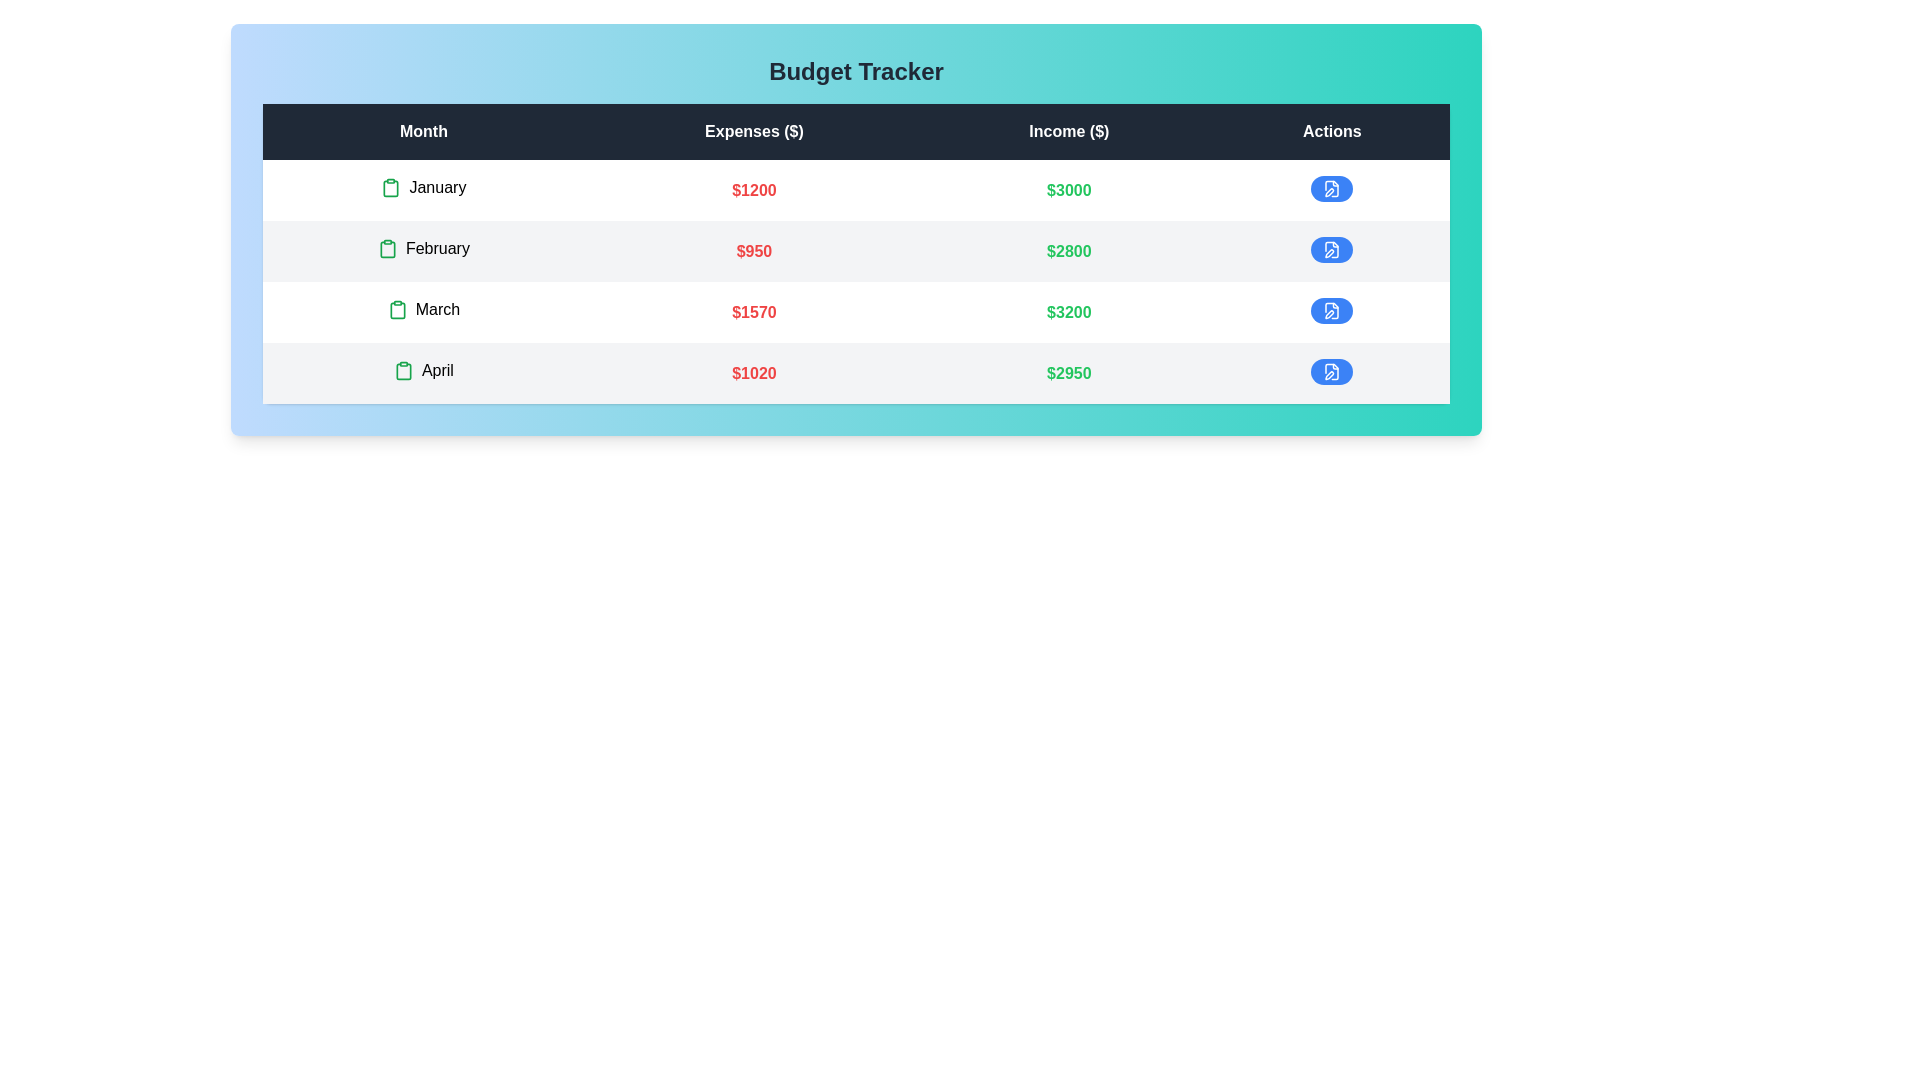 This screenshot has height=1080, width=1920. I want to click on edit button for the row corresponding to April, so click(1332, 371).